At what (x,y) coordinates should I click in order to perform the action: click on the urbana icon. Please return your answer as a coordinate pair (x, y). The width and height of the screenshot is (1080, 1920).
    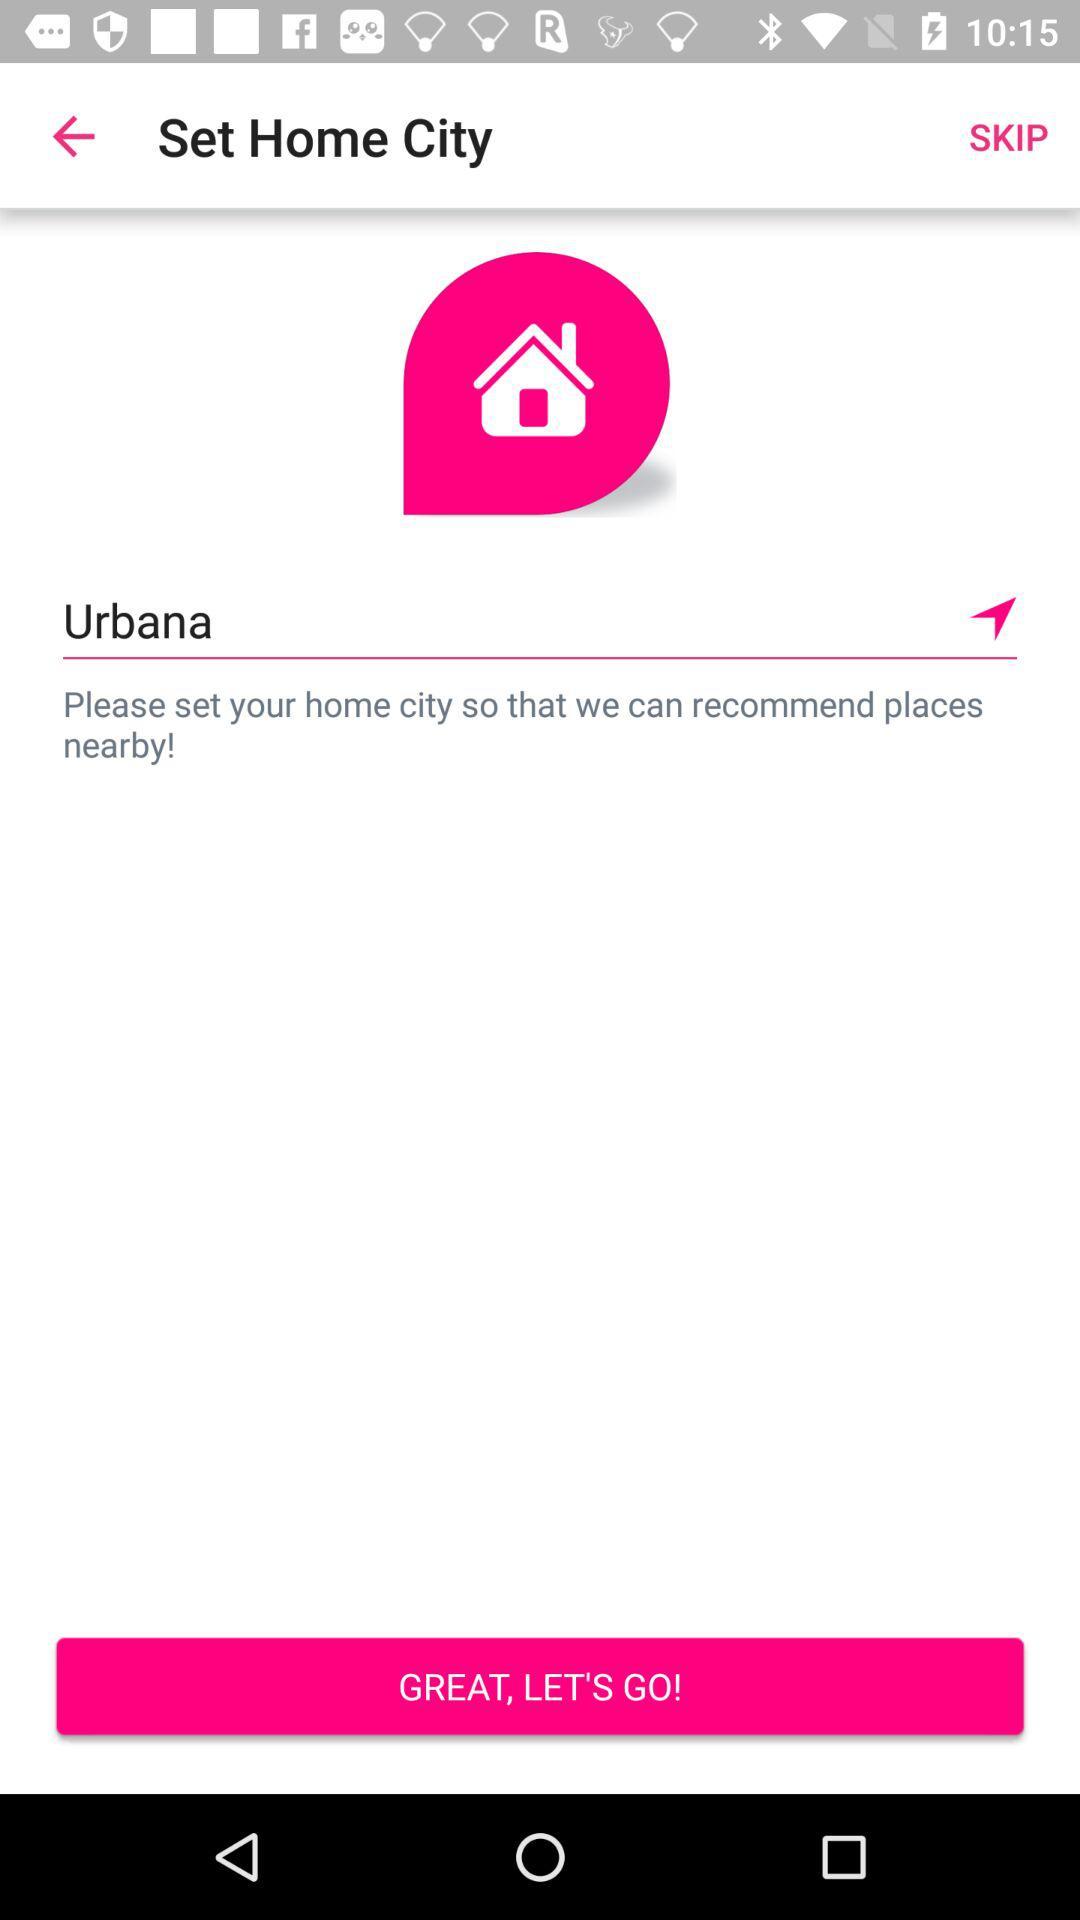
    Looking at the image, I should click on (540, 618).